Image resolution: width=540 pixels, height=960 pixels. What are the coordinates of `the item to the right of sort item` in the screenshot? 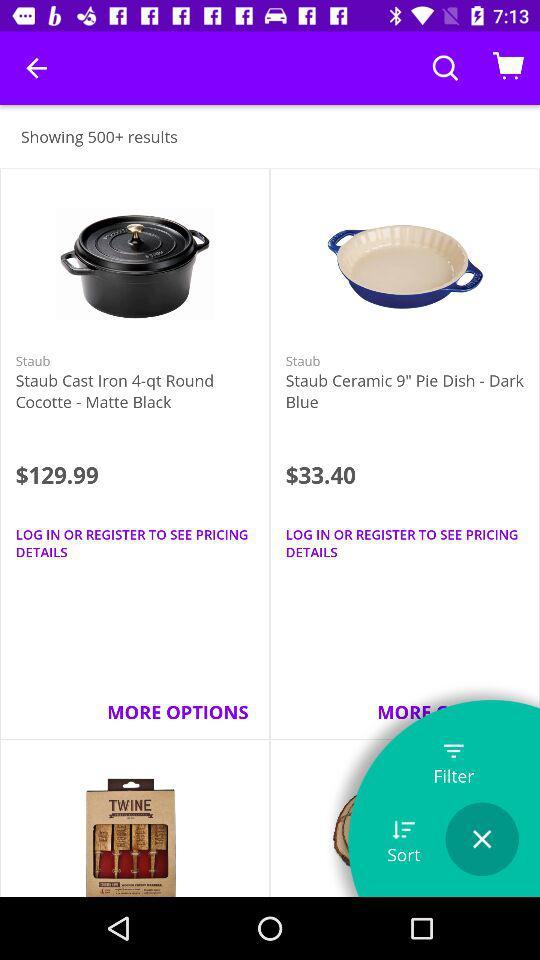 It's located at (481, 839).